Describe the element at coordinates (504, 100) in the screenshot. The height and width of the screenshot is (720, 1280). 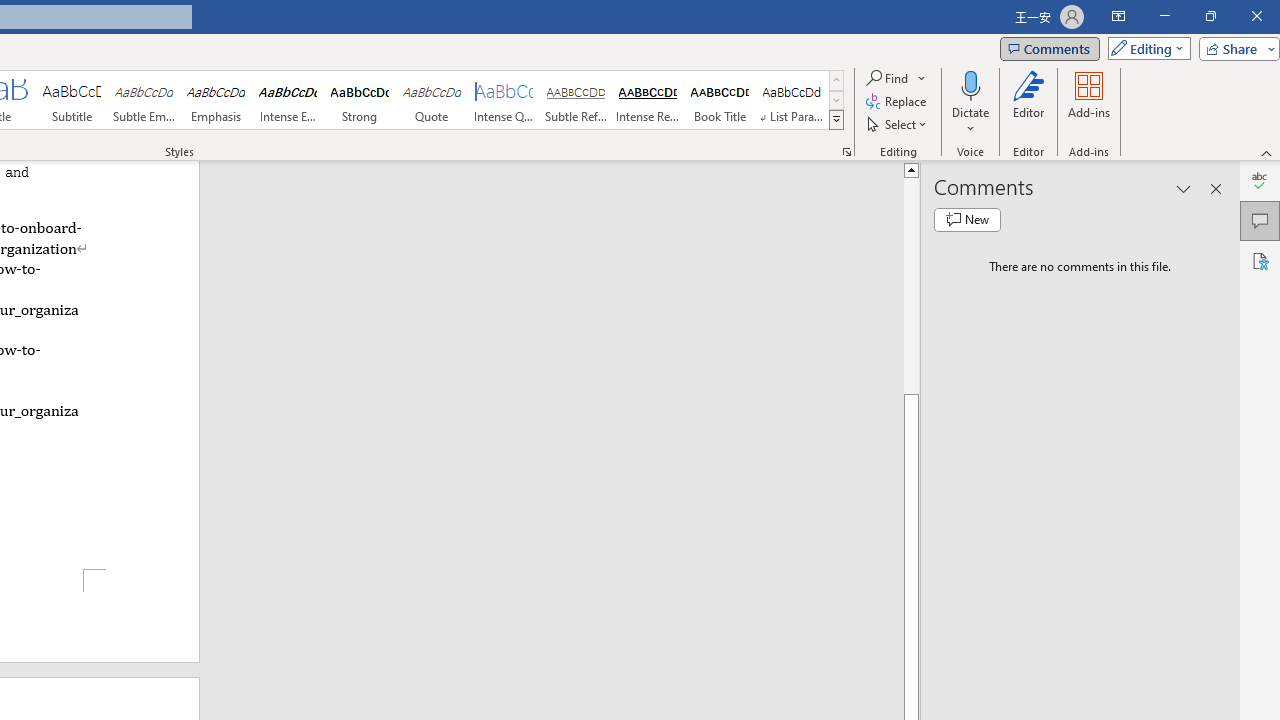
I see `'Intense Quote'` at that location.